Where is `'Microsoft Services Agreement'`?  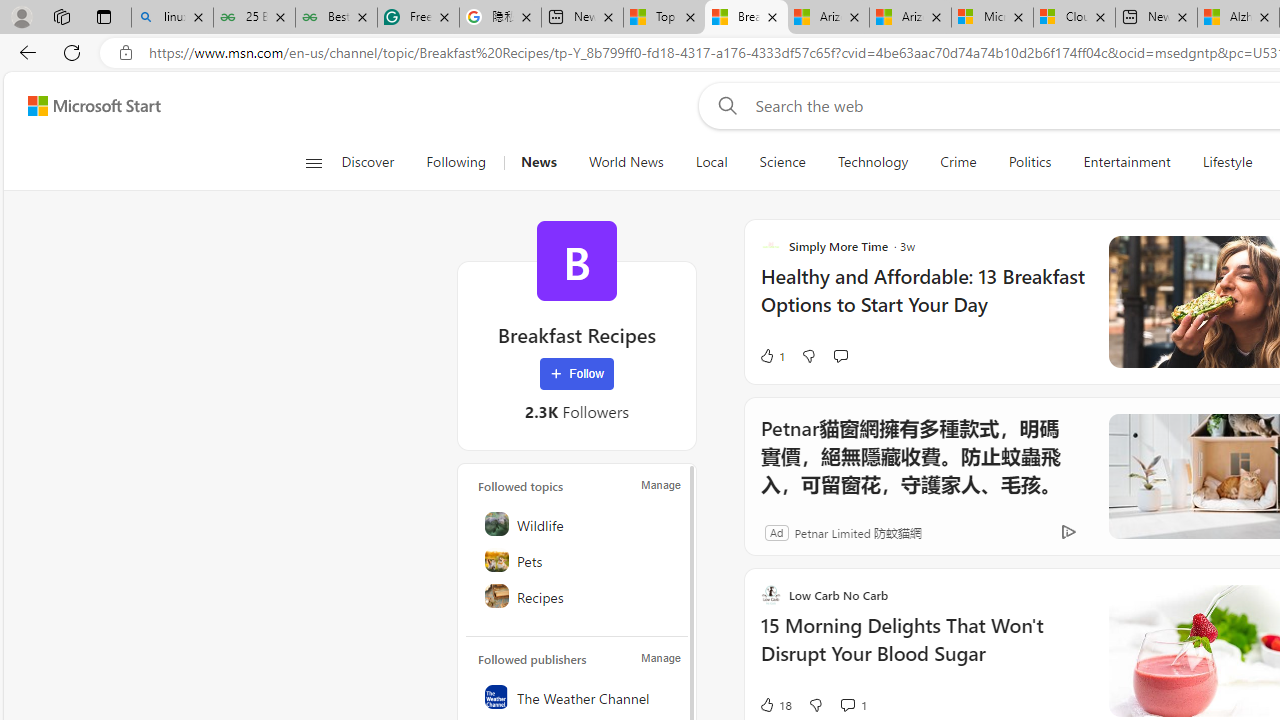 'Microsoft Services Agreement' is located at coordinates (992, 17).